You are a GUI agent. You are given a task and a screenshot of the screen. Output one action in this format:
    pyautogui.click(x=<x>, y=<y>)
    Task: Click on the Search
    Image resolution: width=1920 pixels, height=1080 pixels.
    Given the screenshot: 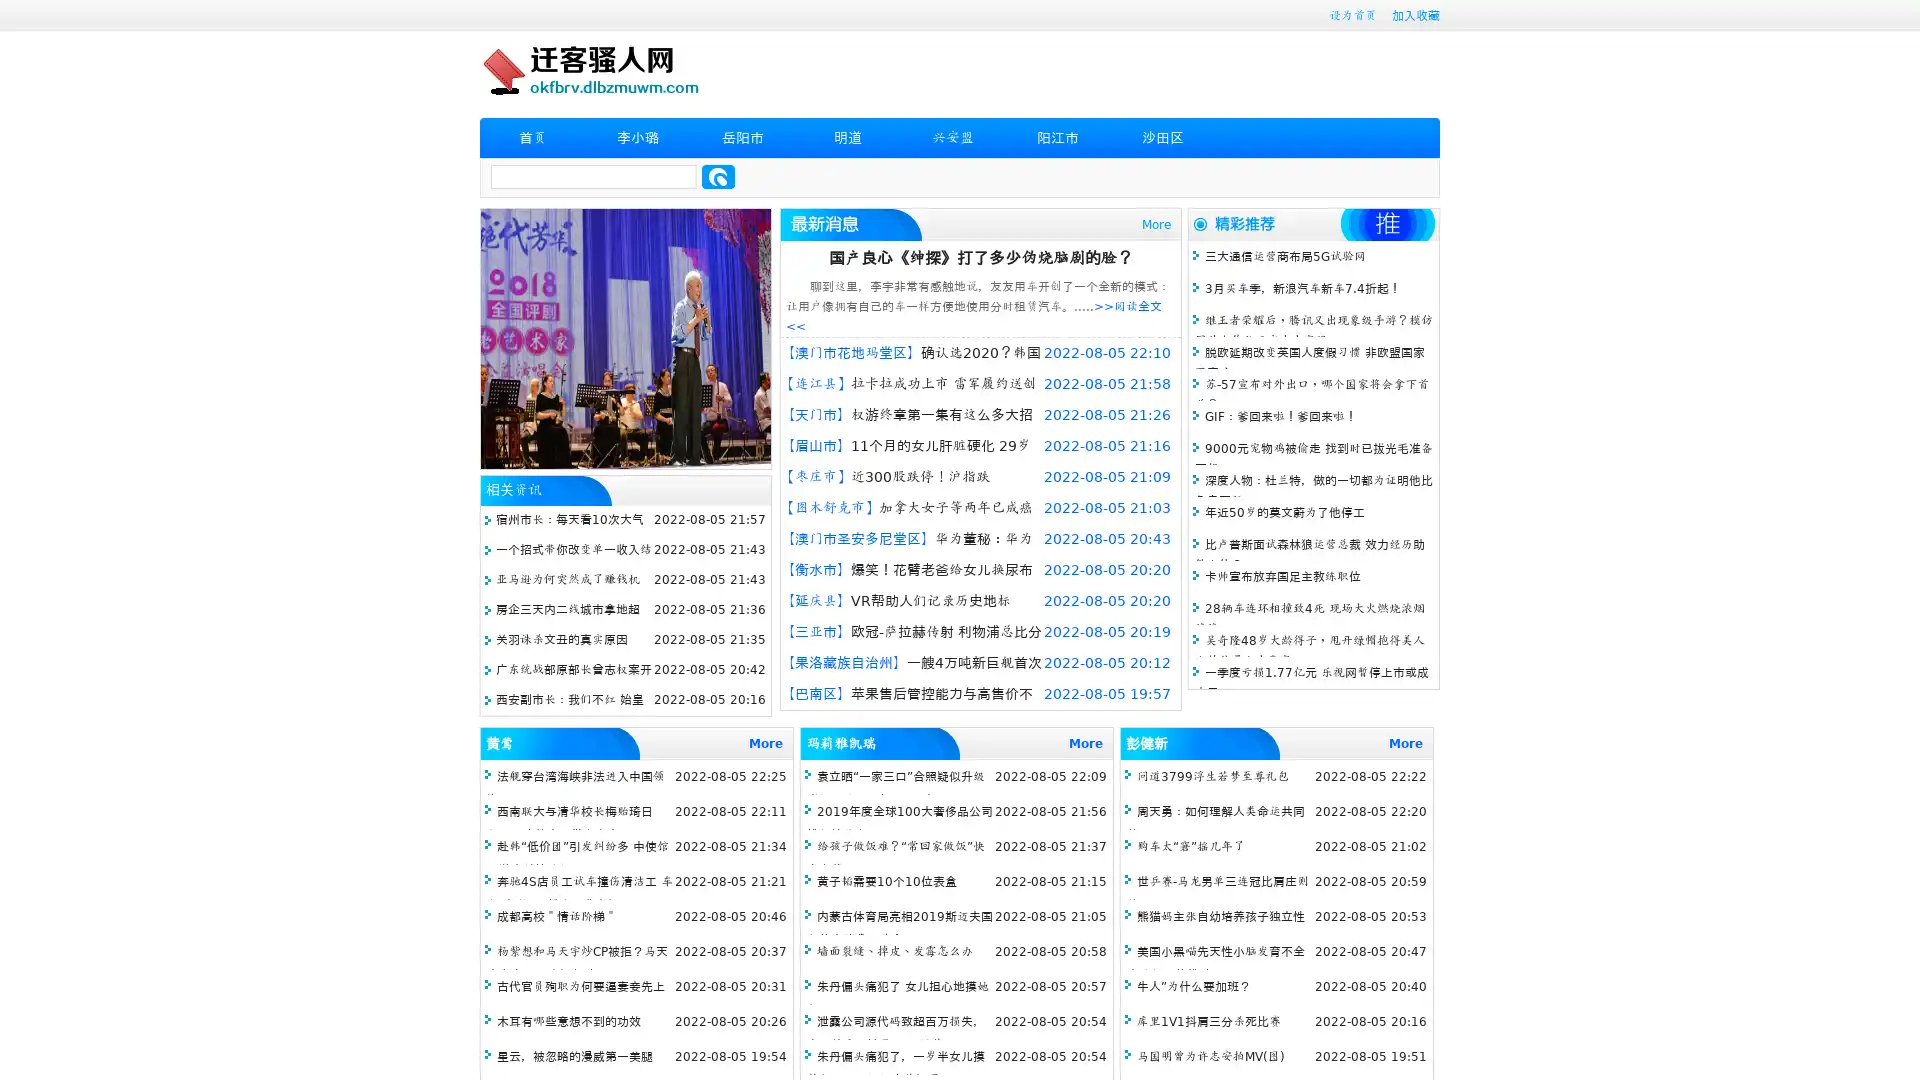 What is the action you would take?
    pyautogui.click(x=718, y=176)
    